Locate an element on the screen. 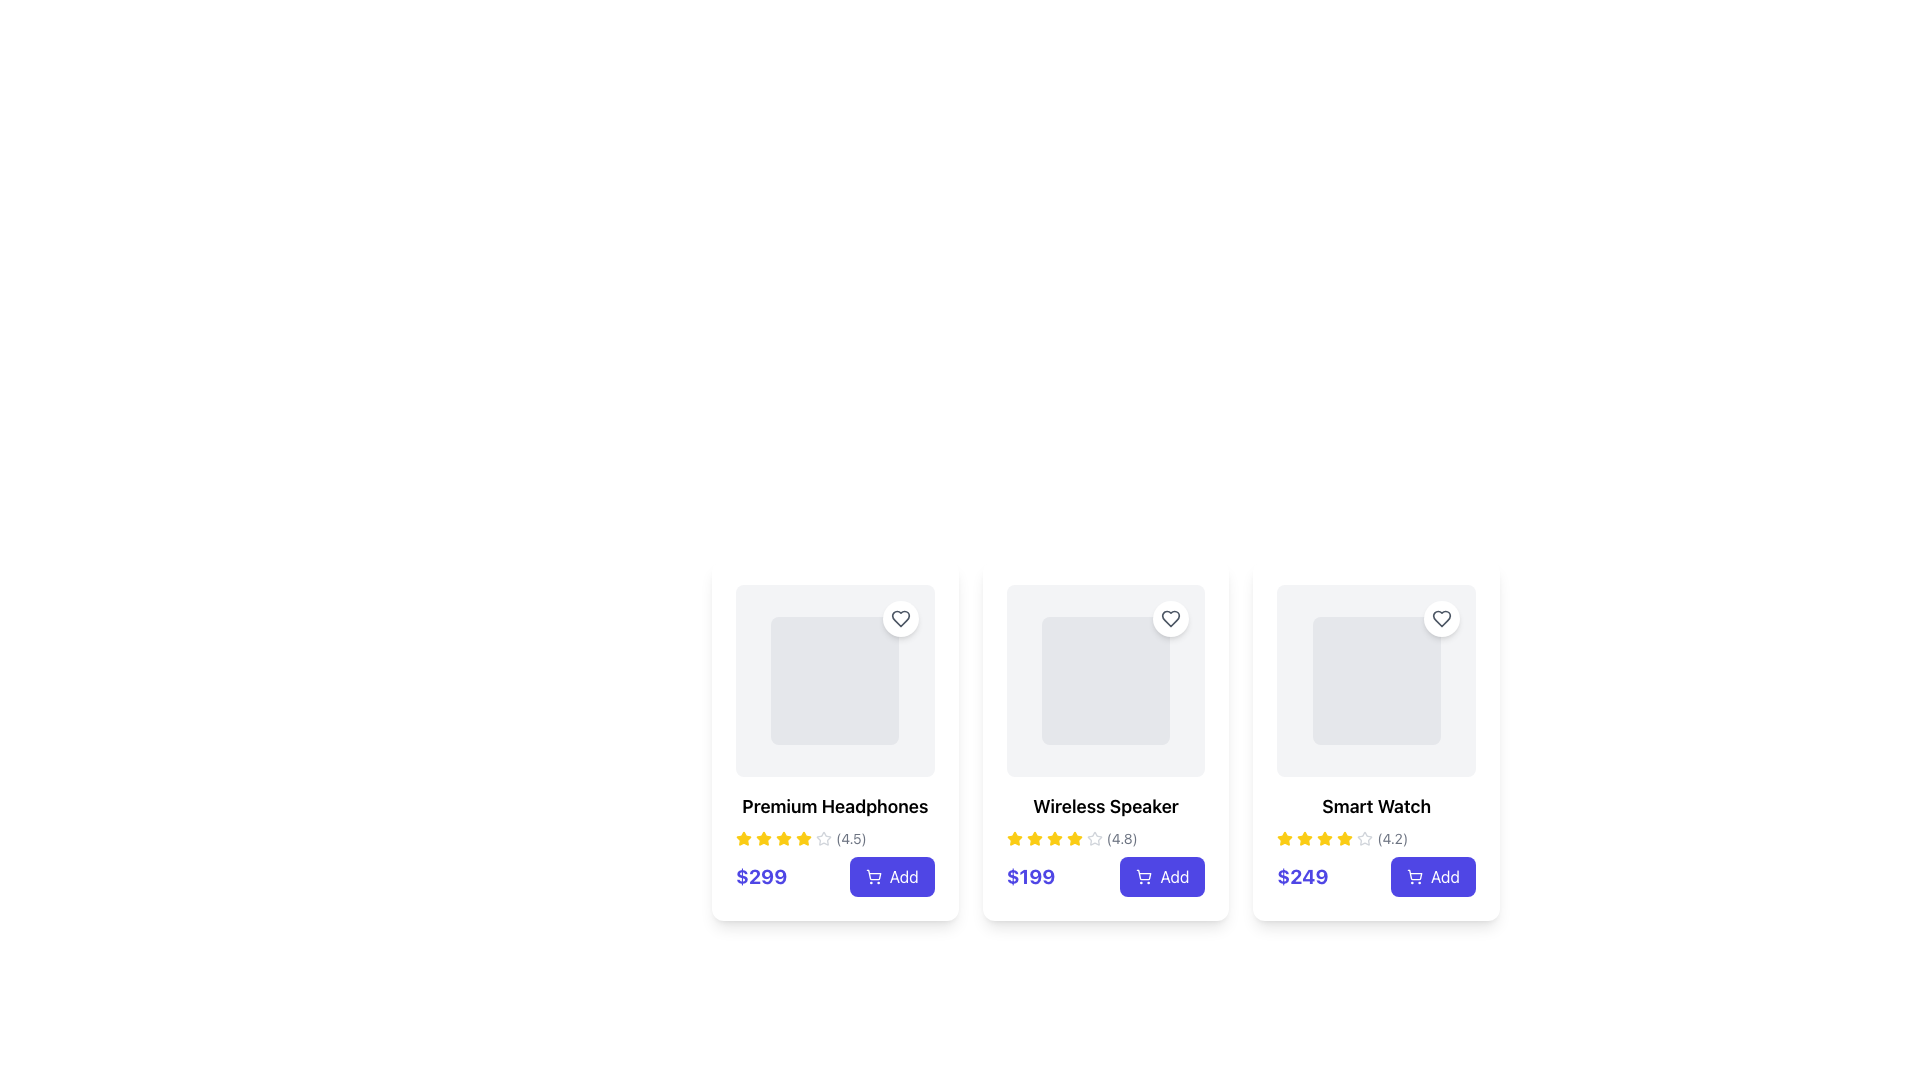 The width and height of the screenshot is (1920, 1080). the first star icon in the rating component of the 'Wireless Speaker' product card, which is located in the second card from the left is located at coordinates (1014, 839).